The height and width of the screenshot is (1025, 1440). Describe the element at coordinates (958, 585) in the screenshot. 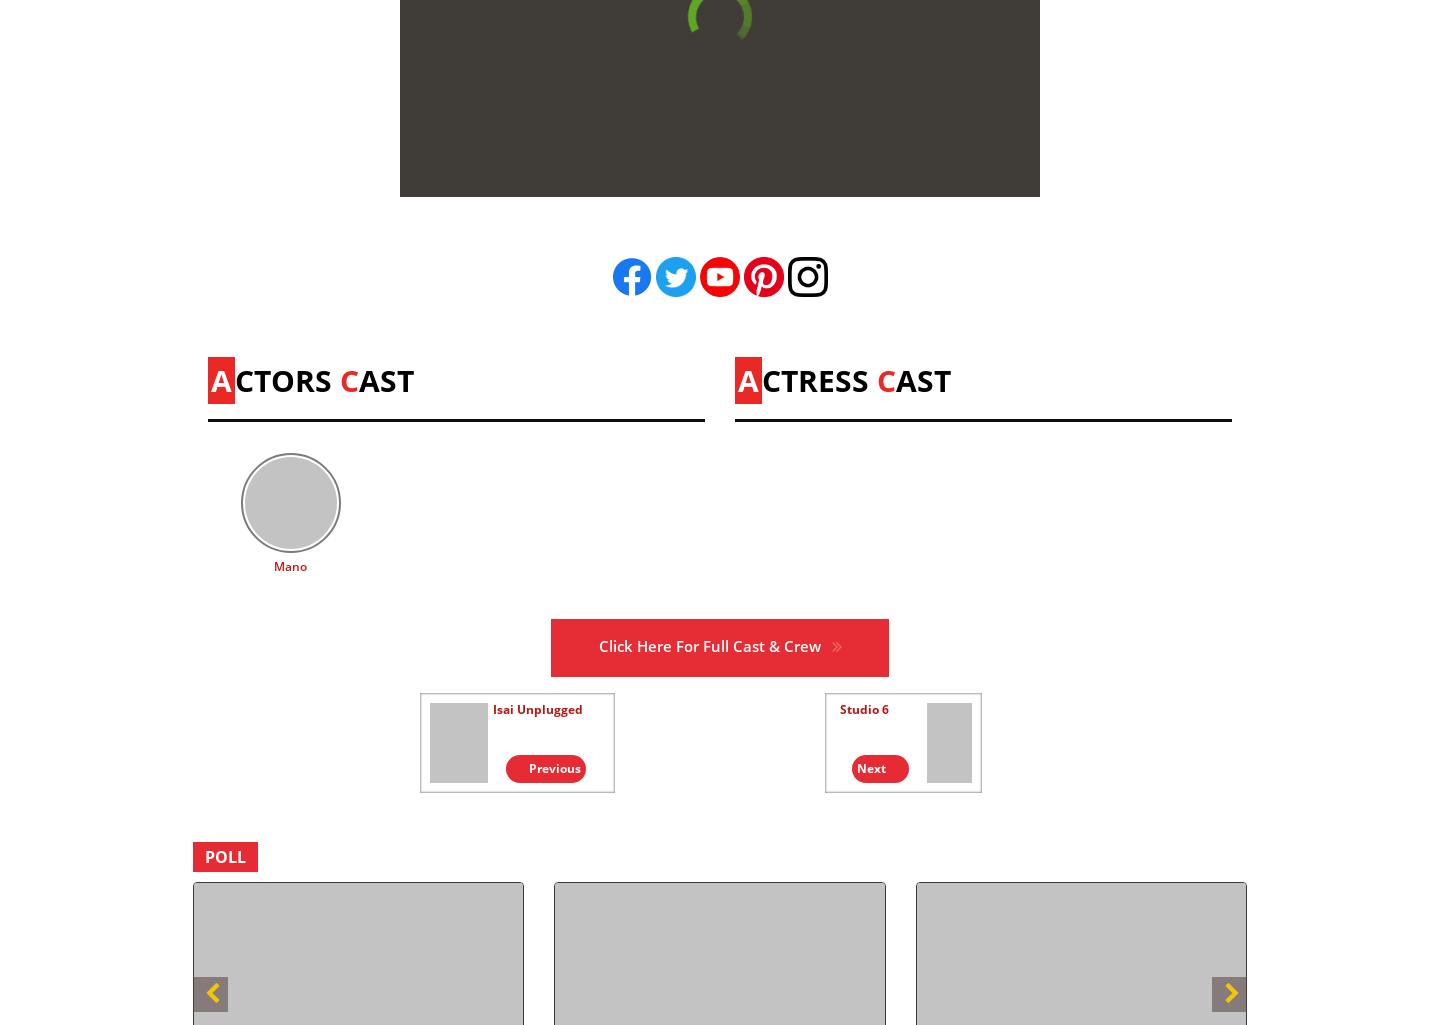

I see `'Chinna Thala Is Back In Action 💥💣 | #IPL2021​ | #N..'` at that location.